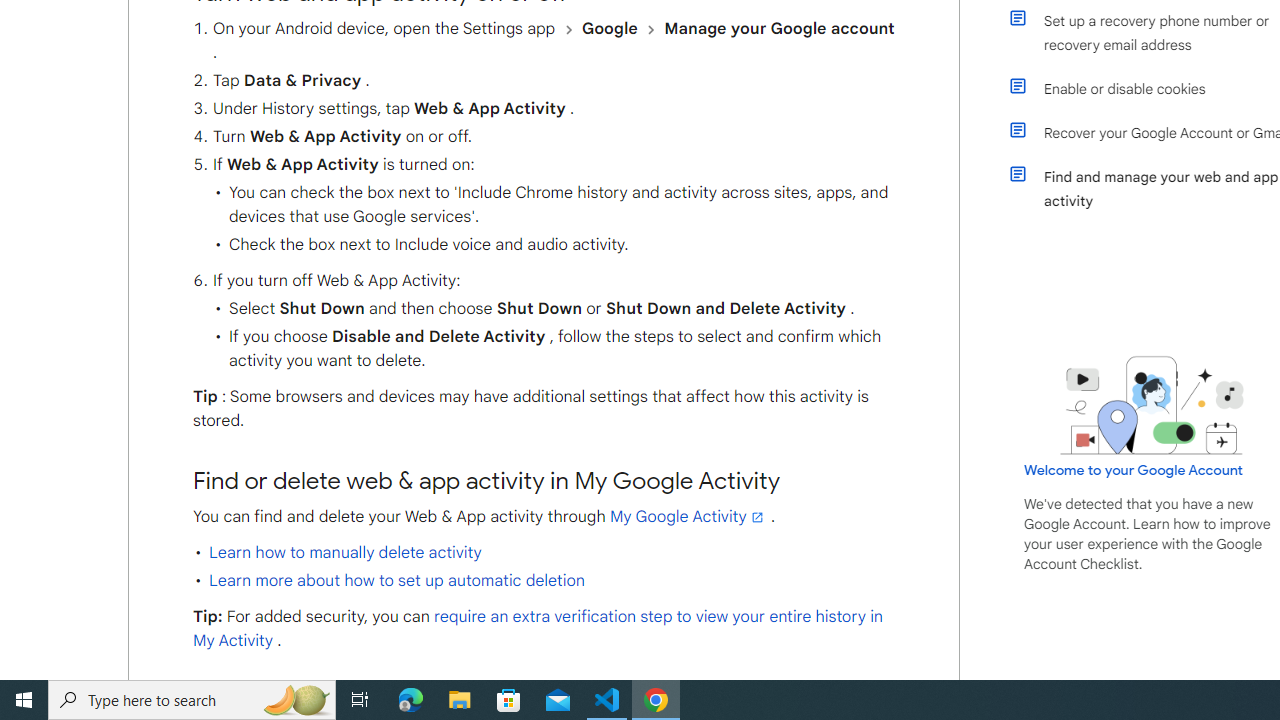 The width and height of the screenshot is (1280, 720). Describe the element at coordinates (1152, 405) in the screenshot. I see `'Learning Center home page image'` at that location.